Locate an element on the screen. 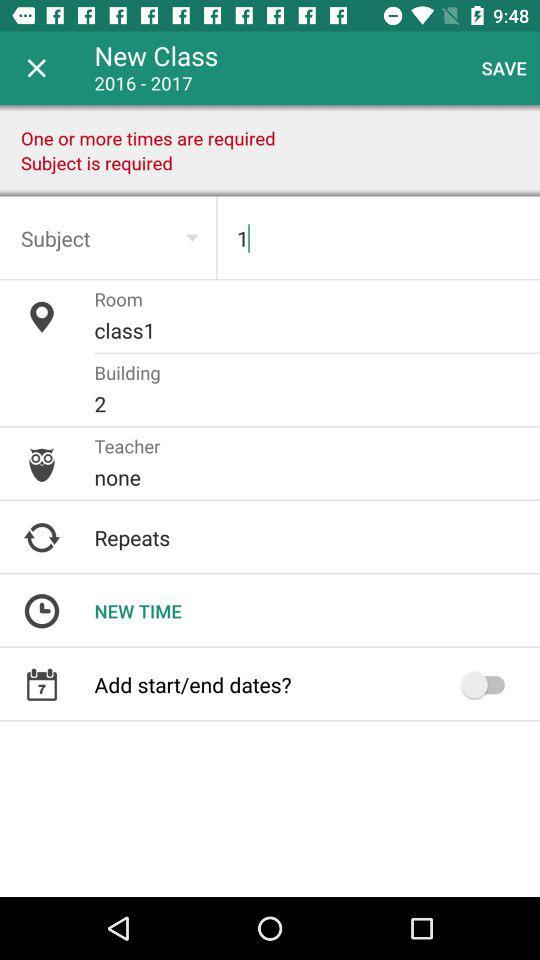 The image size is (540, 960). choose subject is located at coordinates (108, 238).